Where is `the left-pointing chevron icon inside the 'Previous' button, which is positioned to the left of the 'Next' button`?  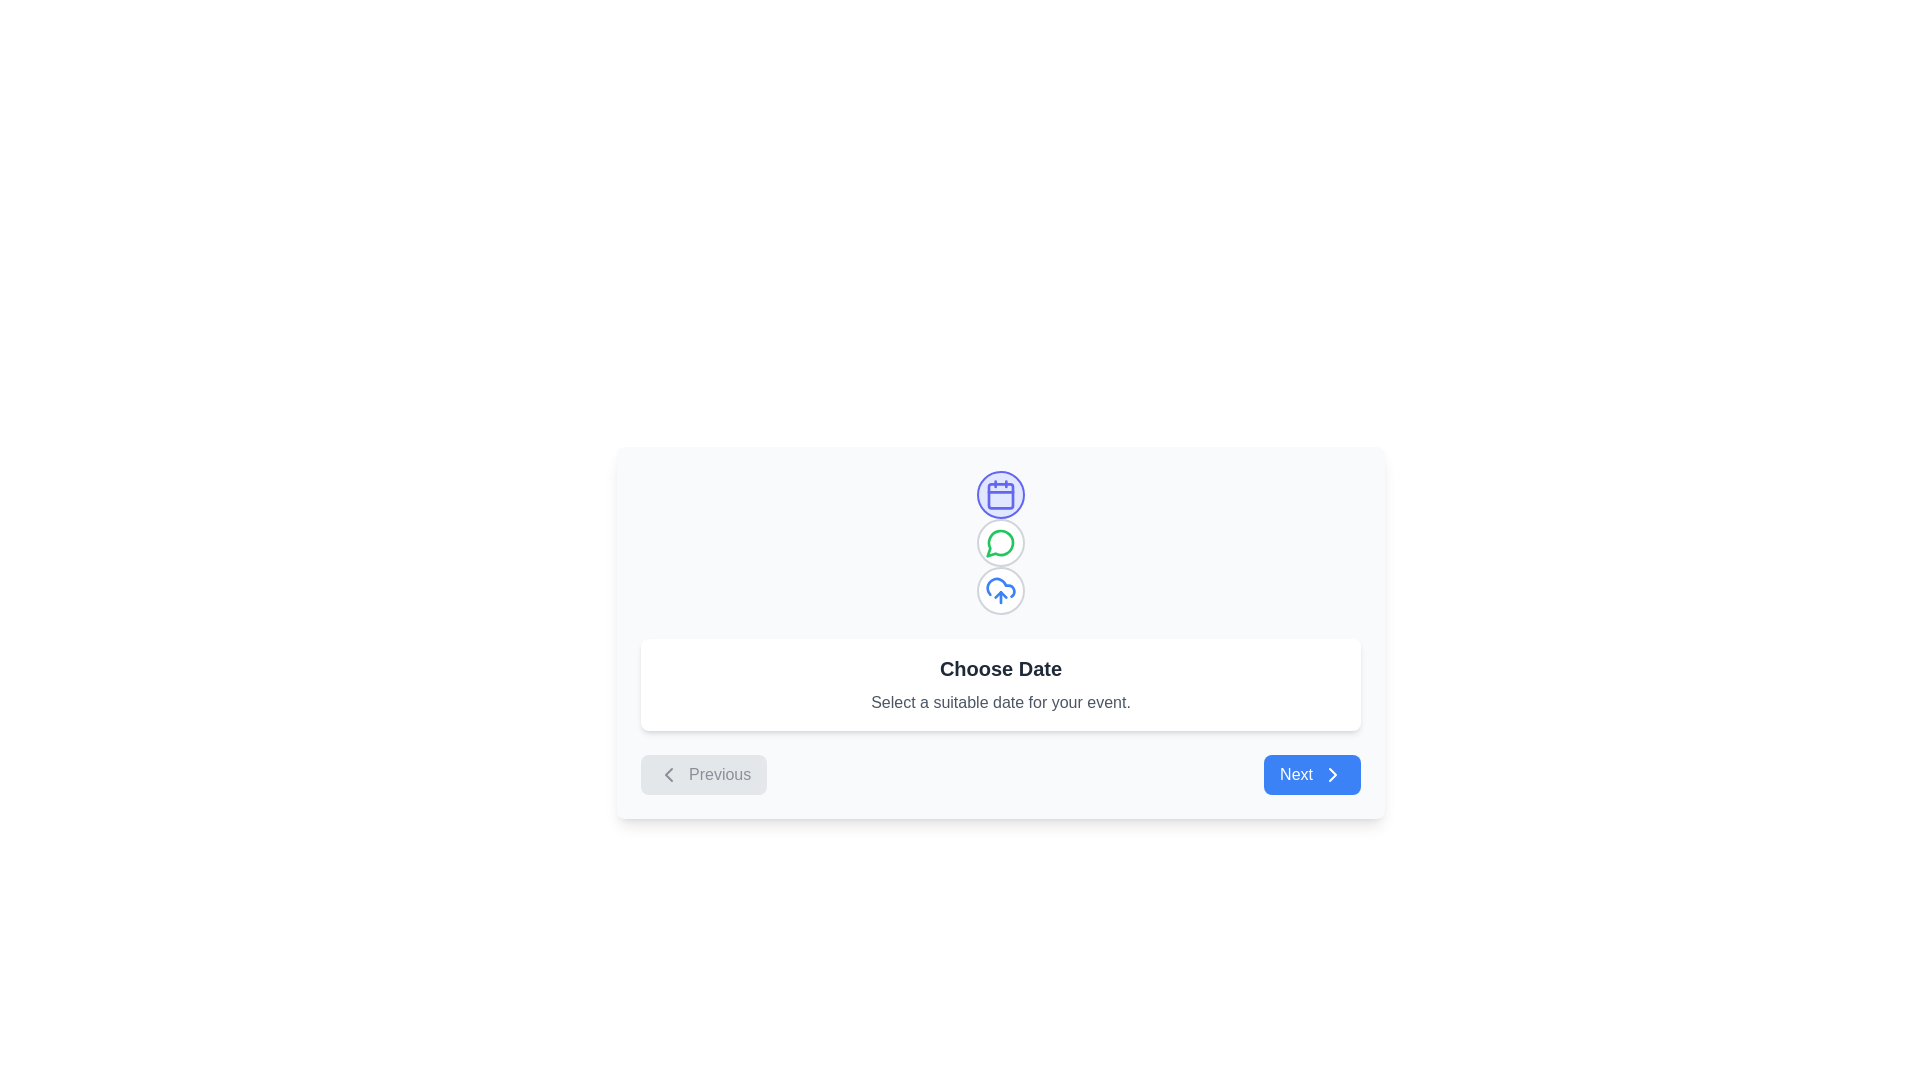 the left-pointing chevron icon inside the 'Previous' button, which is positioned to the left of the 'Next' button is located at coordinates (668, 774).